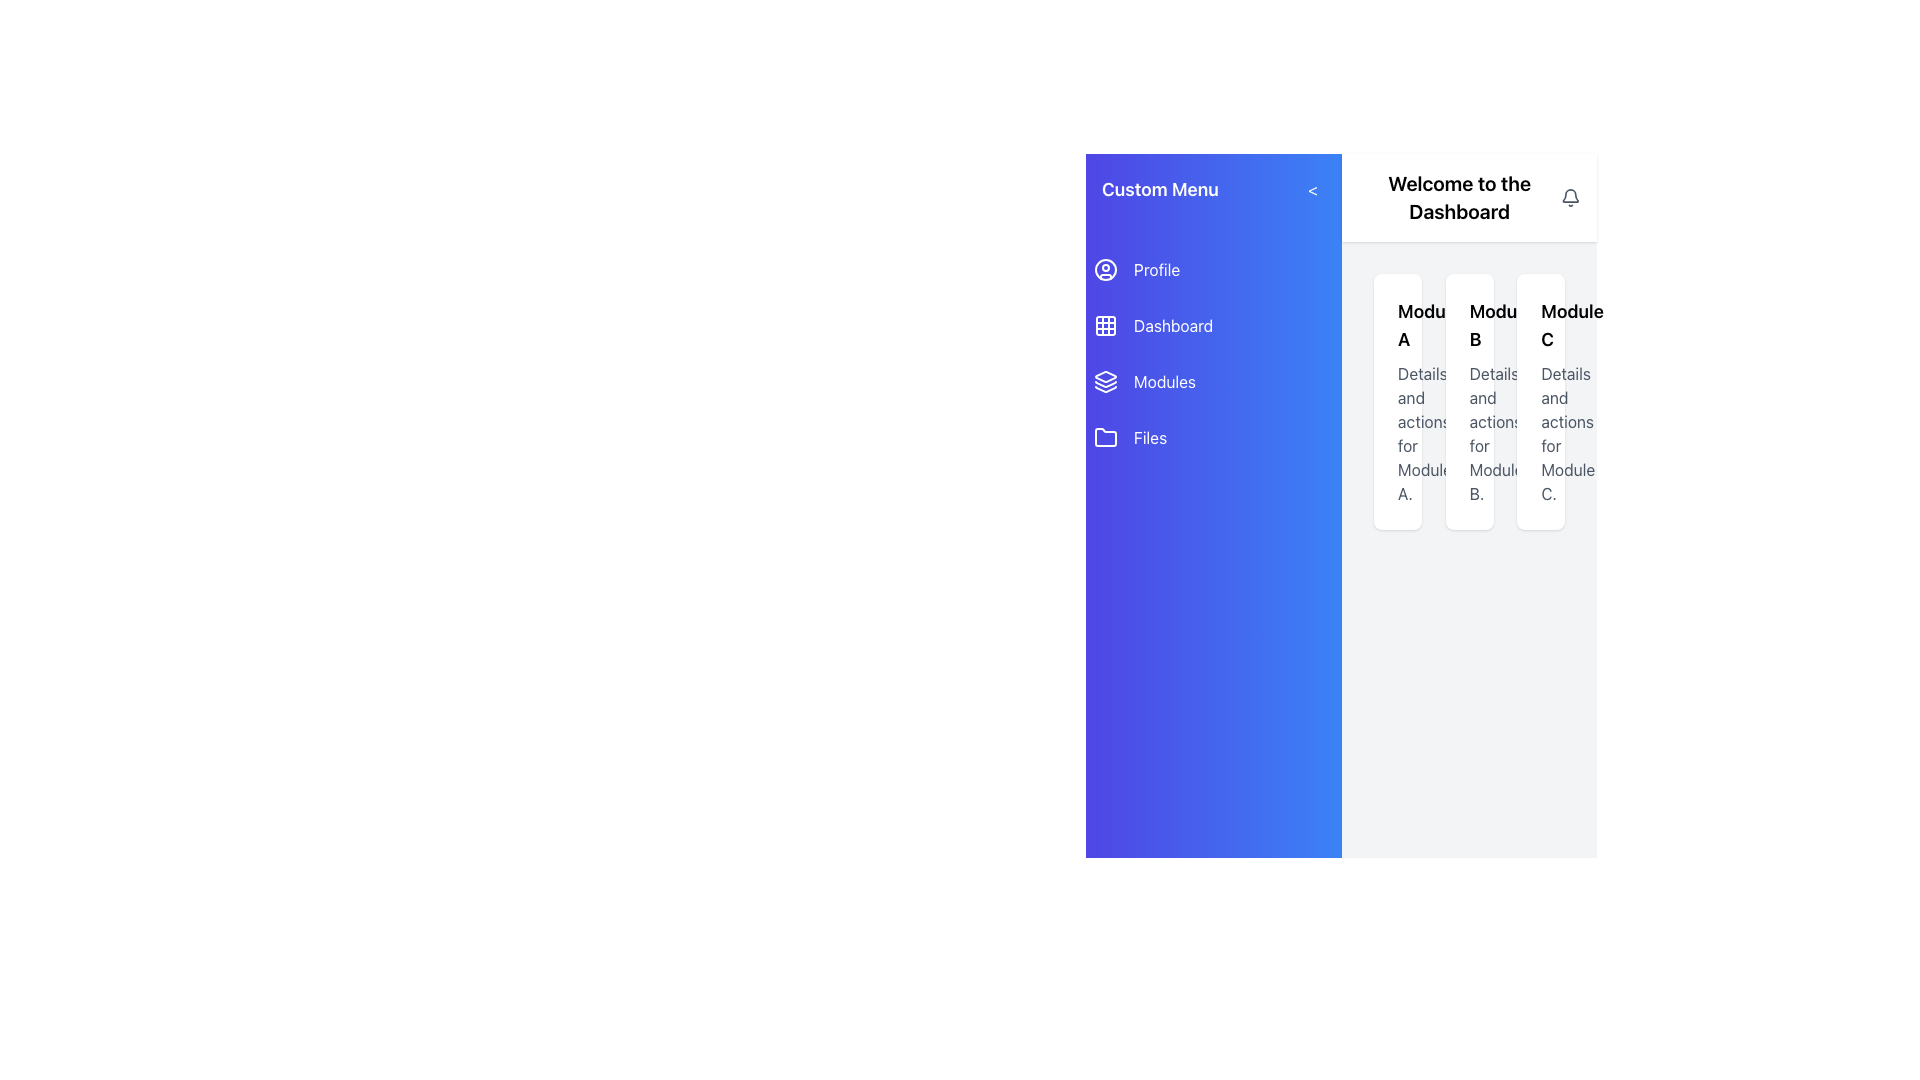  Describe the element at coordinates (1213, 189) in the screenshot. I see `the interactive icon next to the title of the sidebar menu` at that location.